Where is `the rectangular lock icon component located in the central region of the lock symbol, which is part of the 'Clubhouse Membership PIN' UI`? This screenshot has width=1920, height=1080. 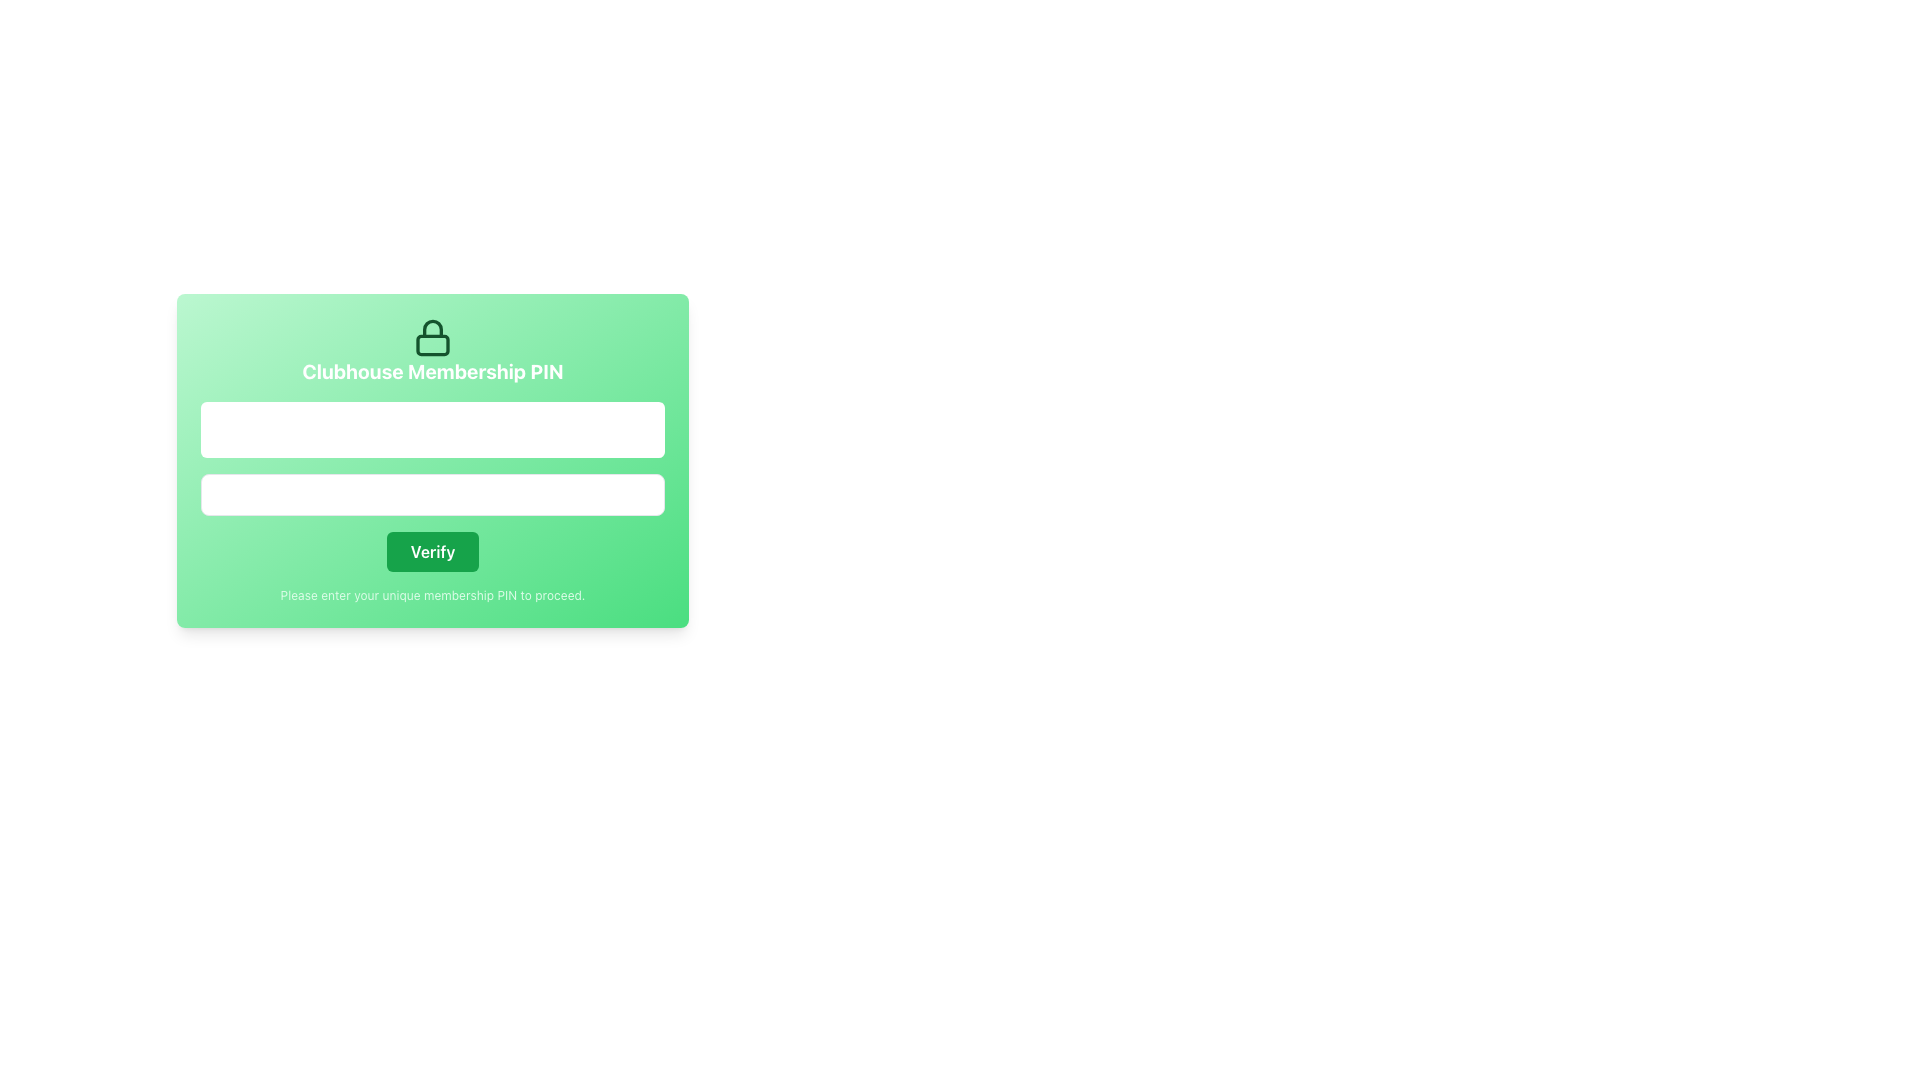
the rectangular lock icon component located in the central region of the lock symbol, which is part of the 'Clubhouse Membership PIN' UI is located at coordinates (431, 344).